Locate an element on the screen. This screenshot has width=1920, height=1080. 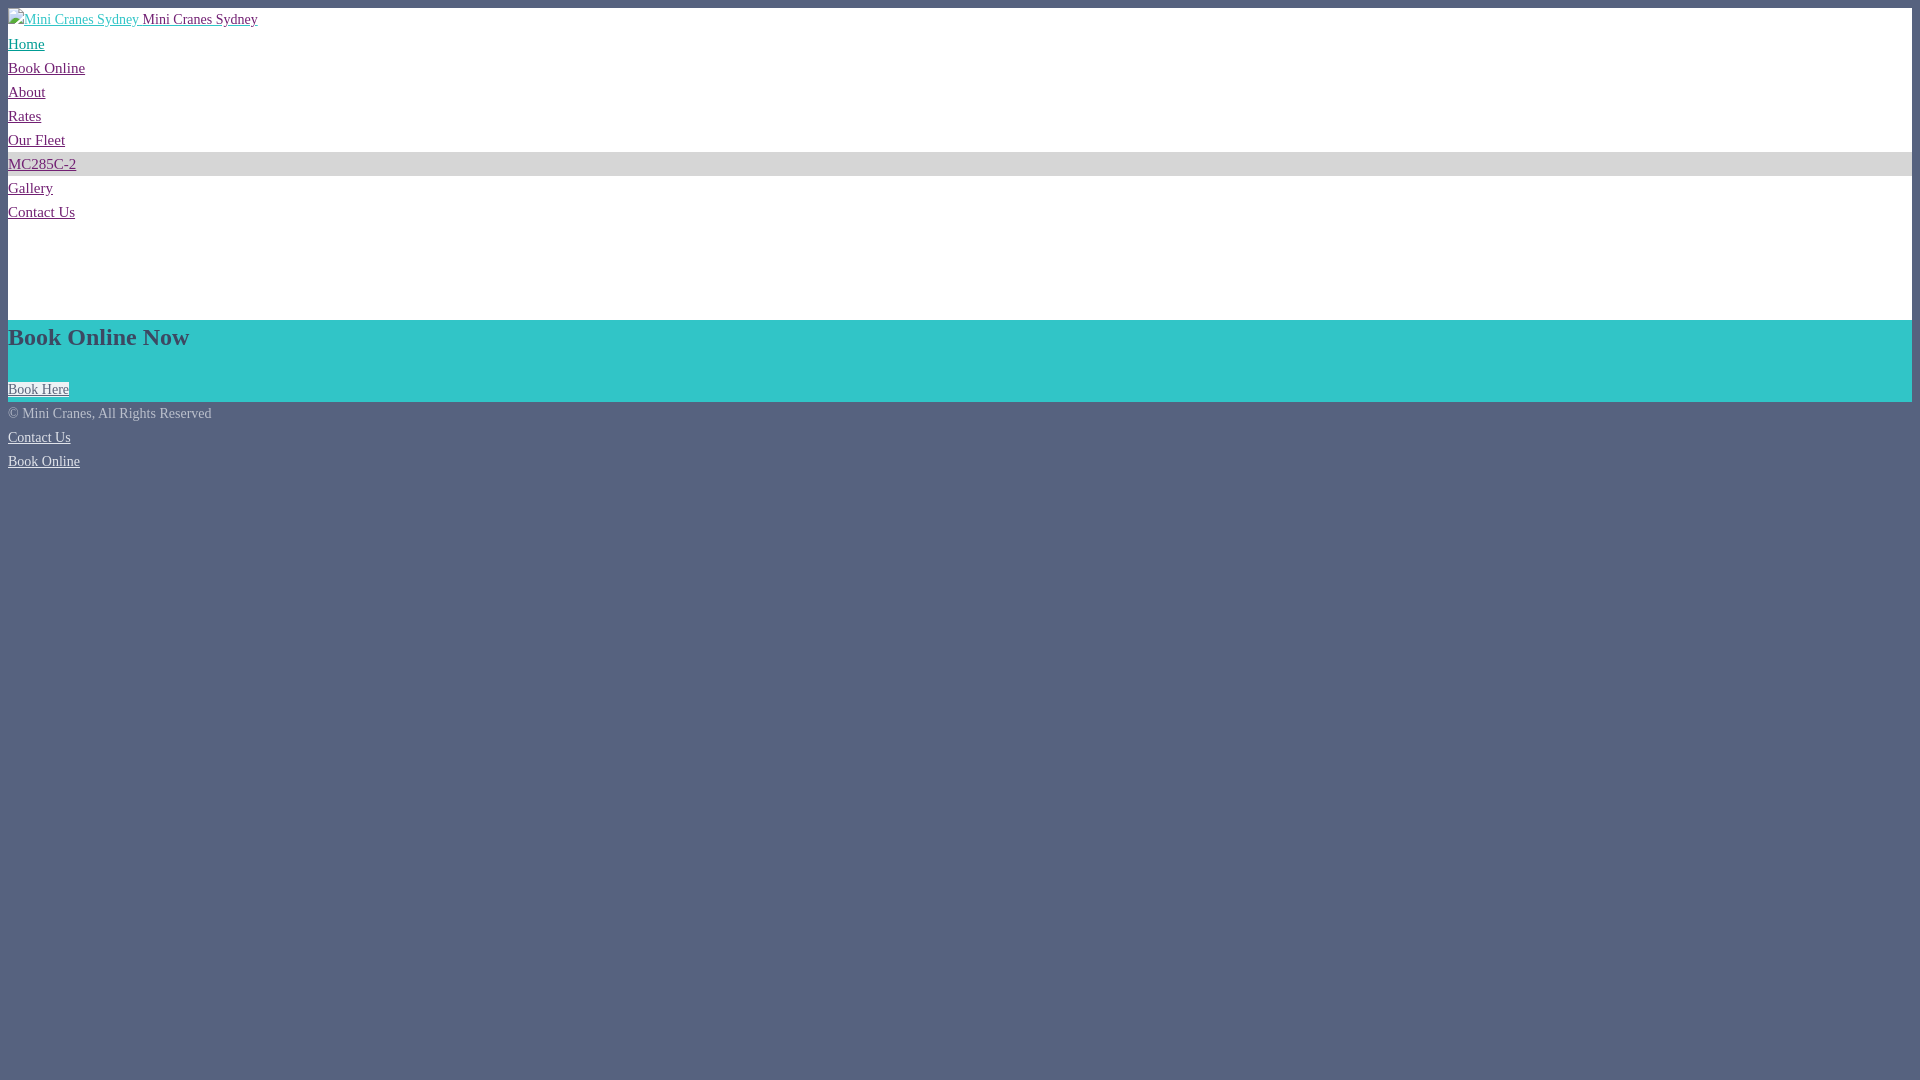
'Rates' is located at coordinates (8, 115).